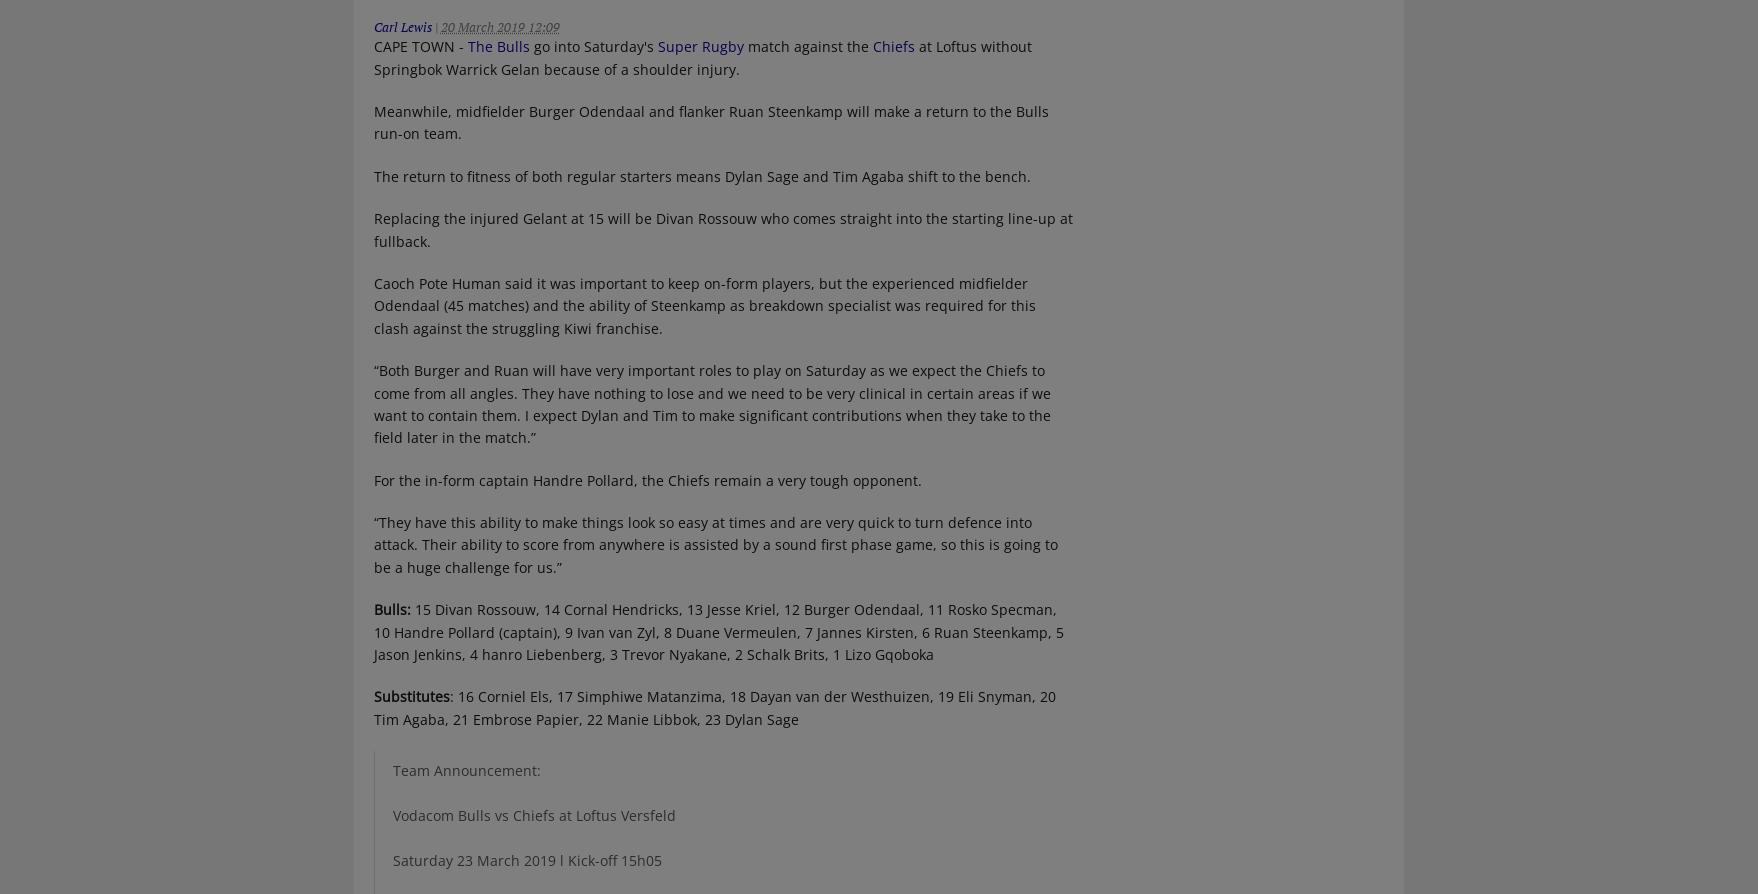 Image resolution: width=1758 pixels, height=894 pixels. What do you see at coordinates (870, 46) in the screenshot?
I see `'Chiefs'` at bounding box center [870, 46].